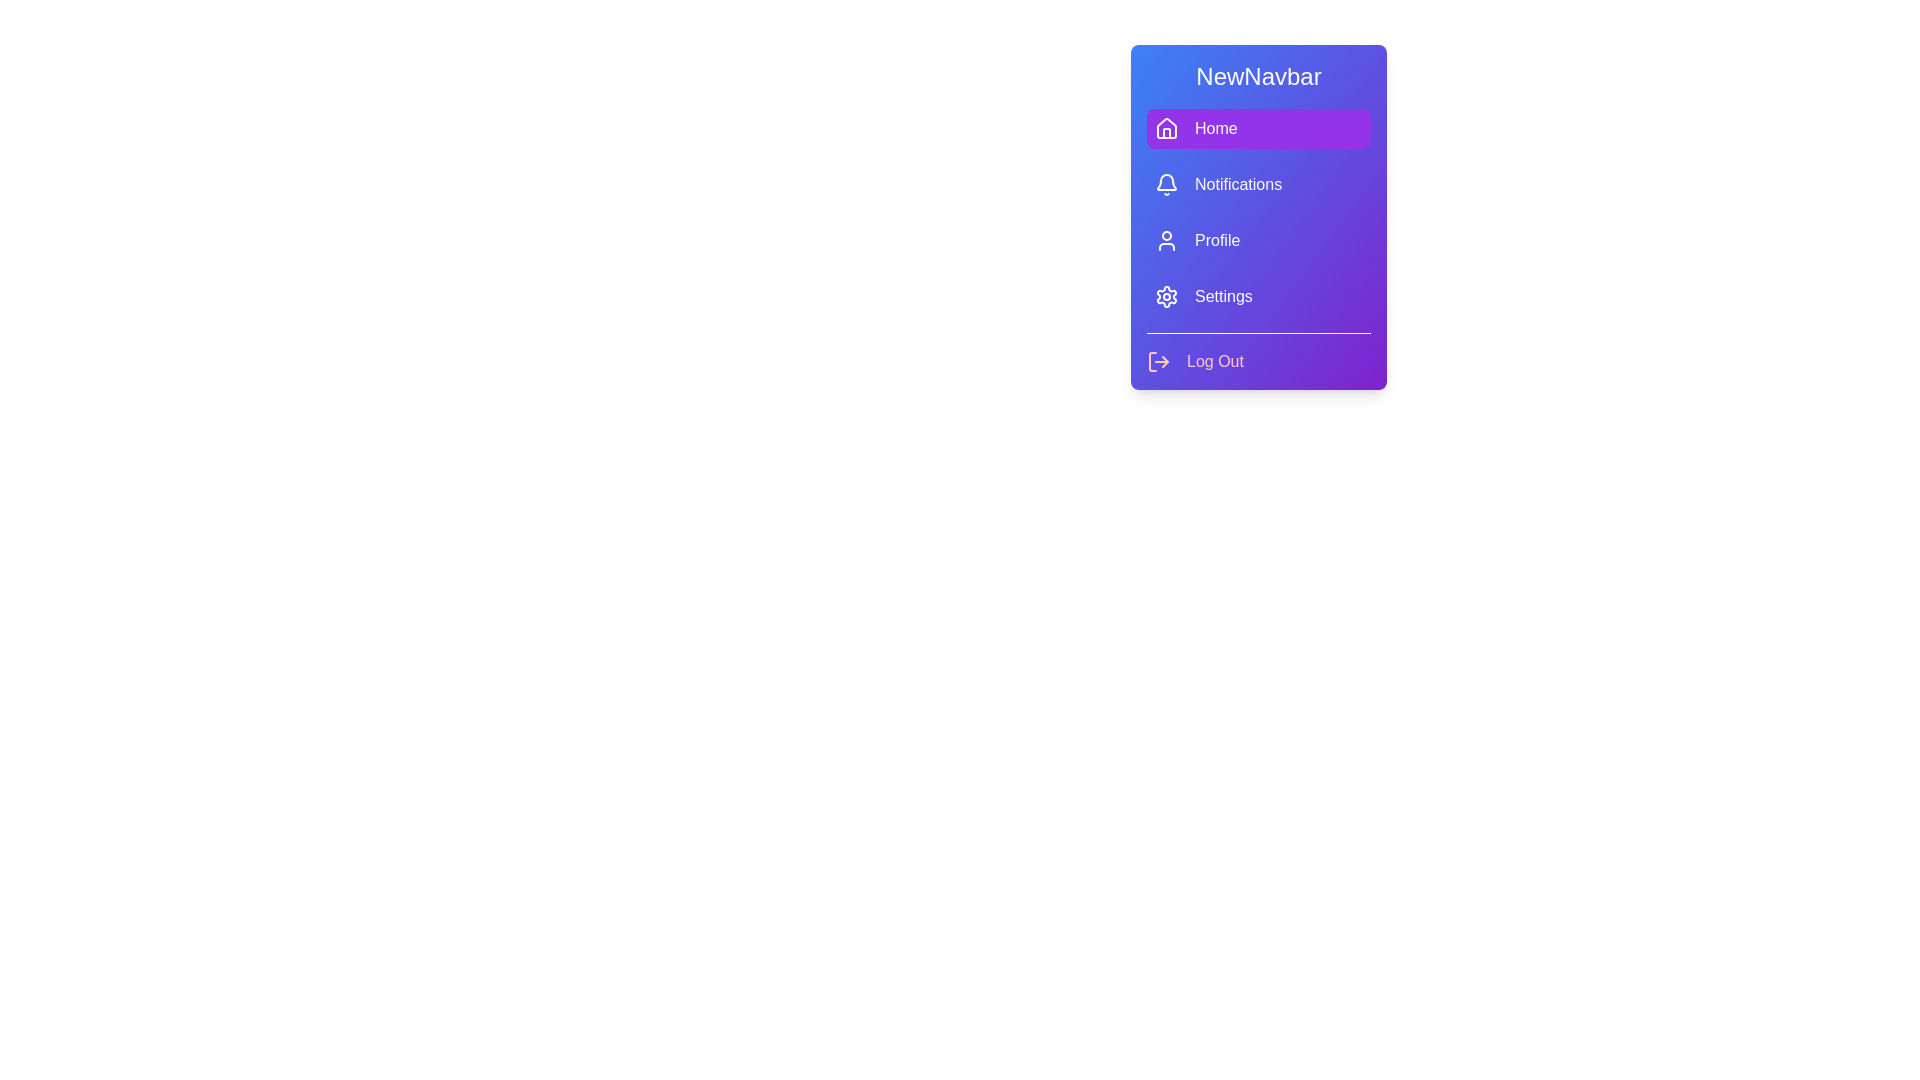 The image size is (1920, 1080). Describe the element at coordinates (1158, 362) in the screenshot. I see `the arrow icon next to the 'Log Out' text for accessibility purposes` at that location.